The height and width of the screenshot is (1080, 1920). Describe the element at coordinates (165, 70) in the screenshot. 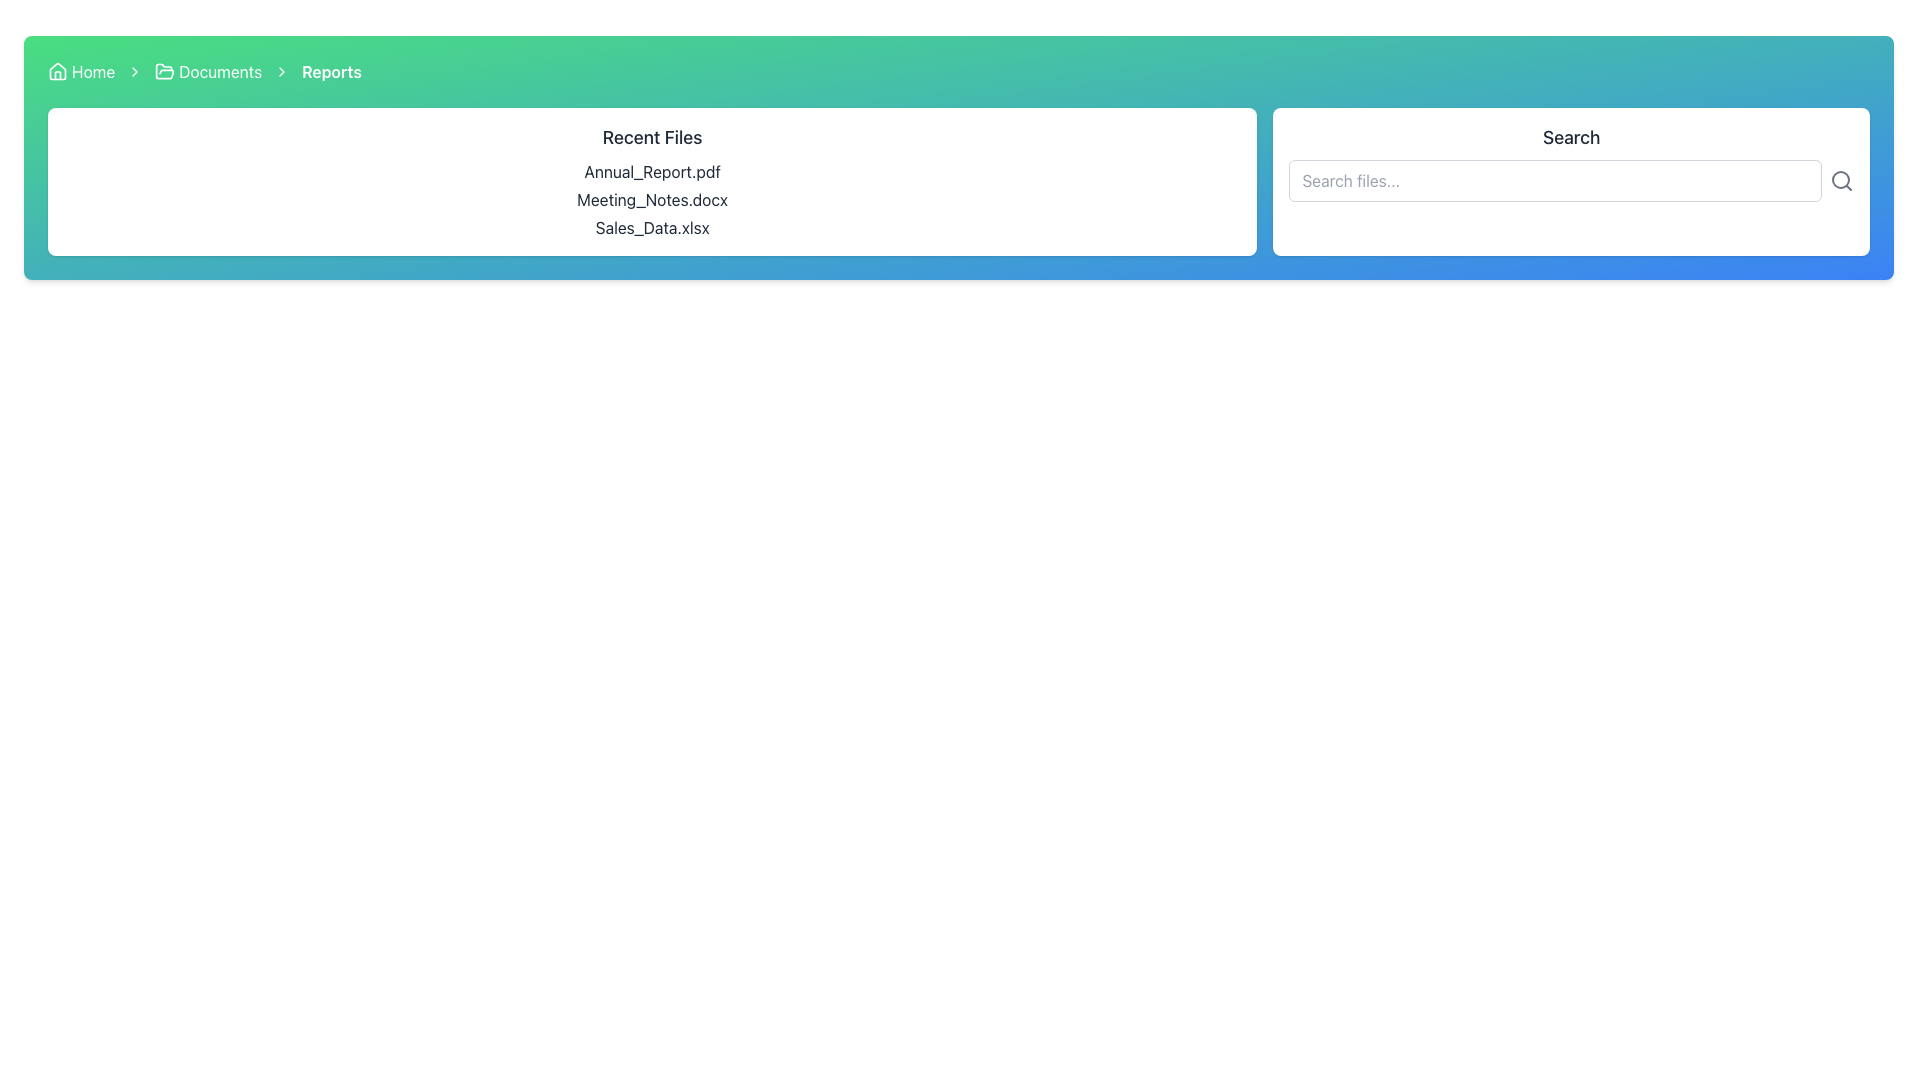

I see `the open folder icon in the breadcrumb navigation bar` at that location.